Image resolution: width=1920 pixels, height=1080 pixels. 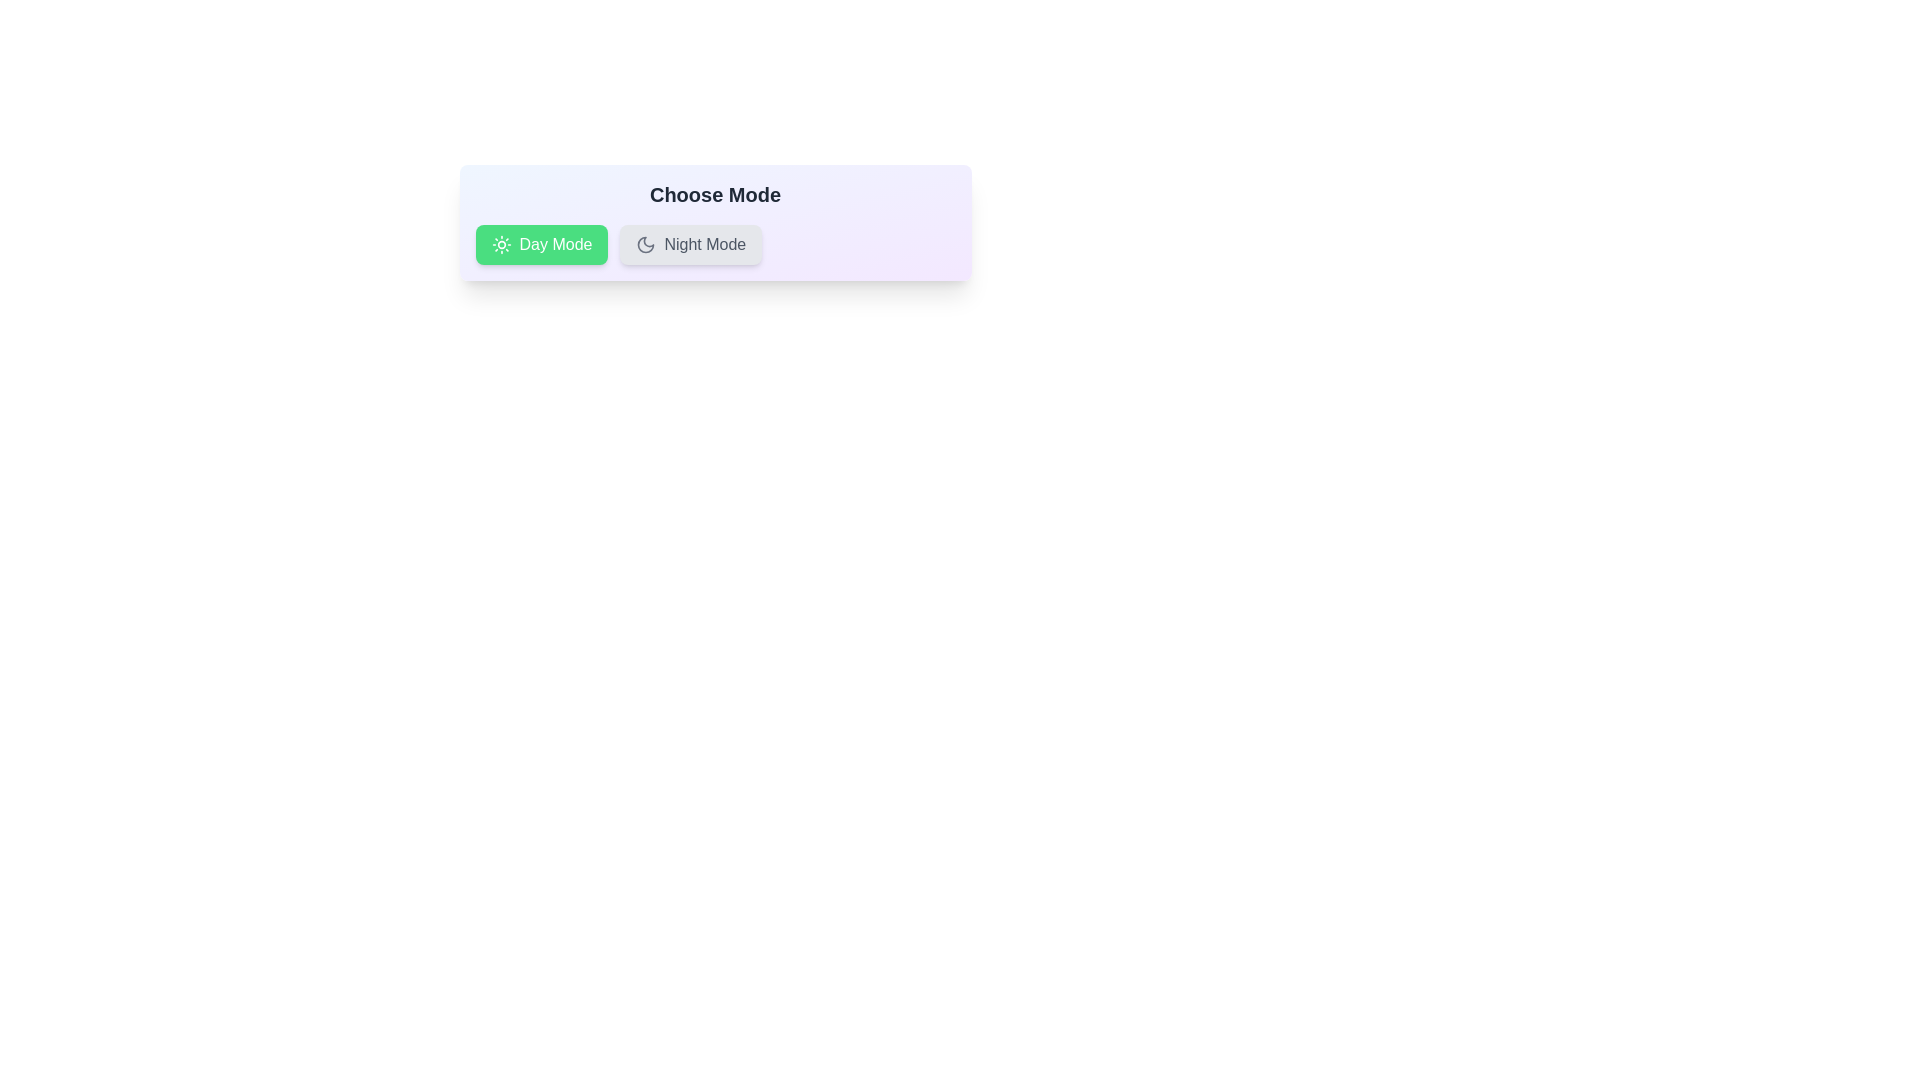 I want to click on the chip labeled Day Mode to open its context menu, so click(x=542, y=244).